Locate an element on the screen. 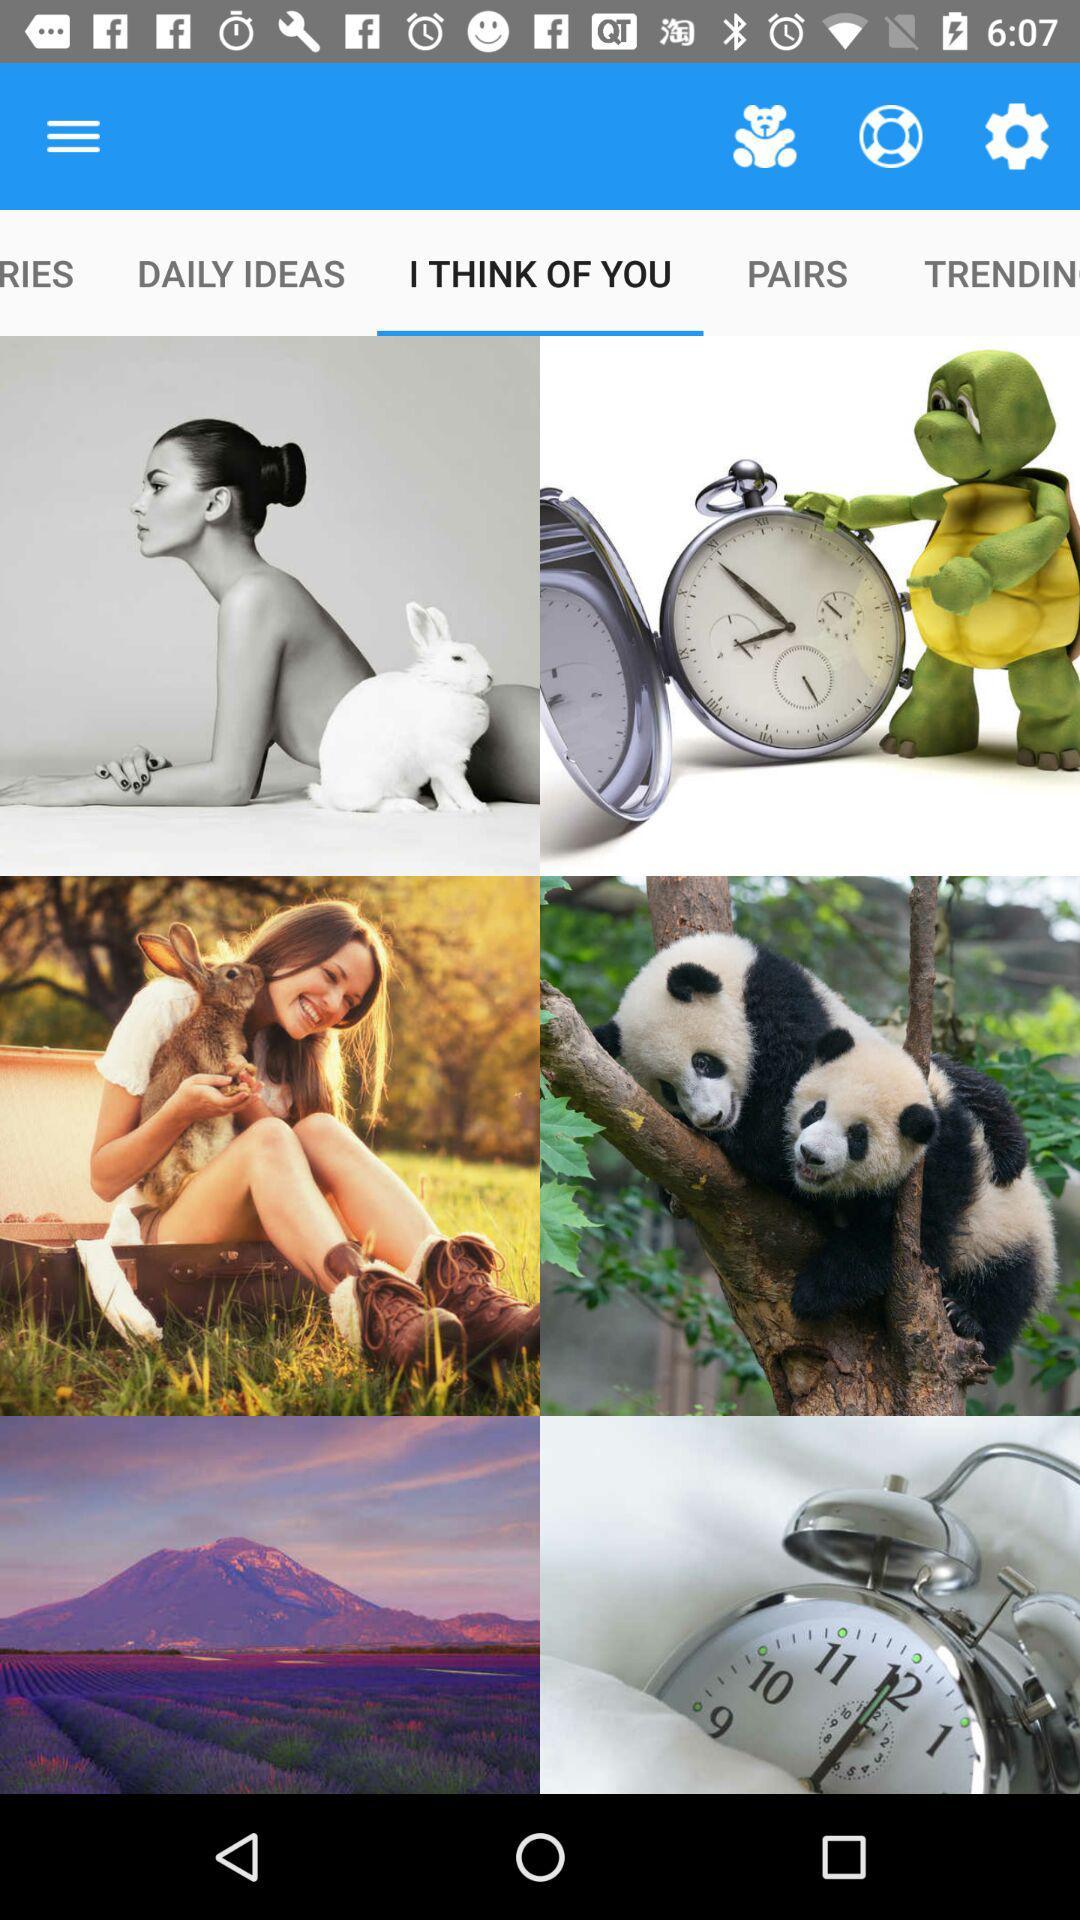 This screenshot has width=1080, height=1920. item above categories is located at coordinates (72, 135).